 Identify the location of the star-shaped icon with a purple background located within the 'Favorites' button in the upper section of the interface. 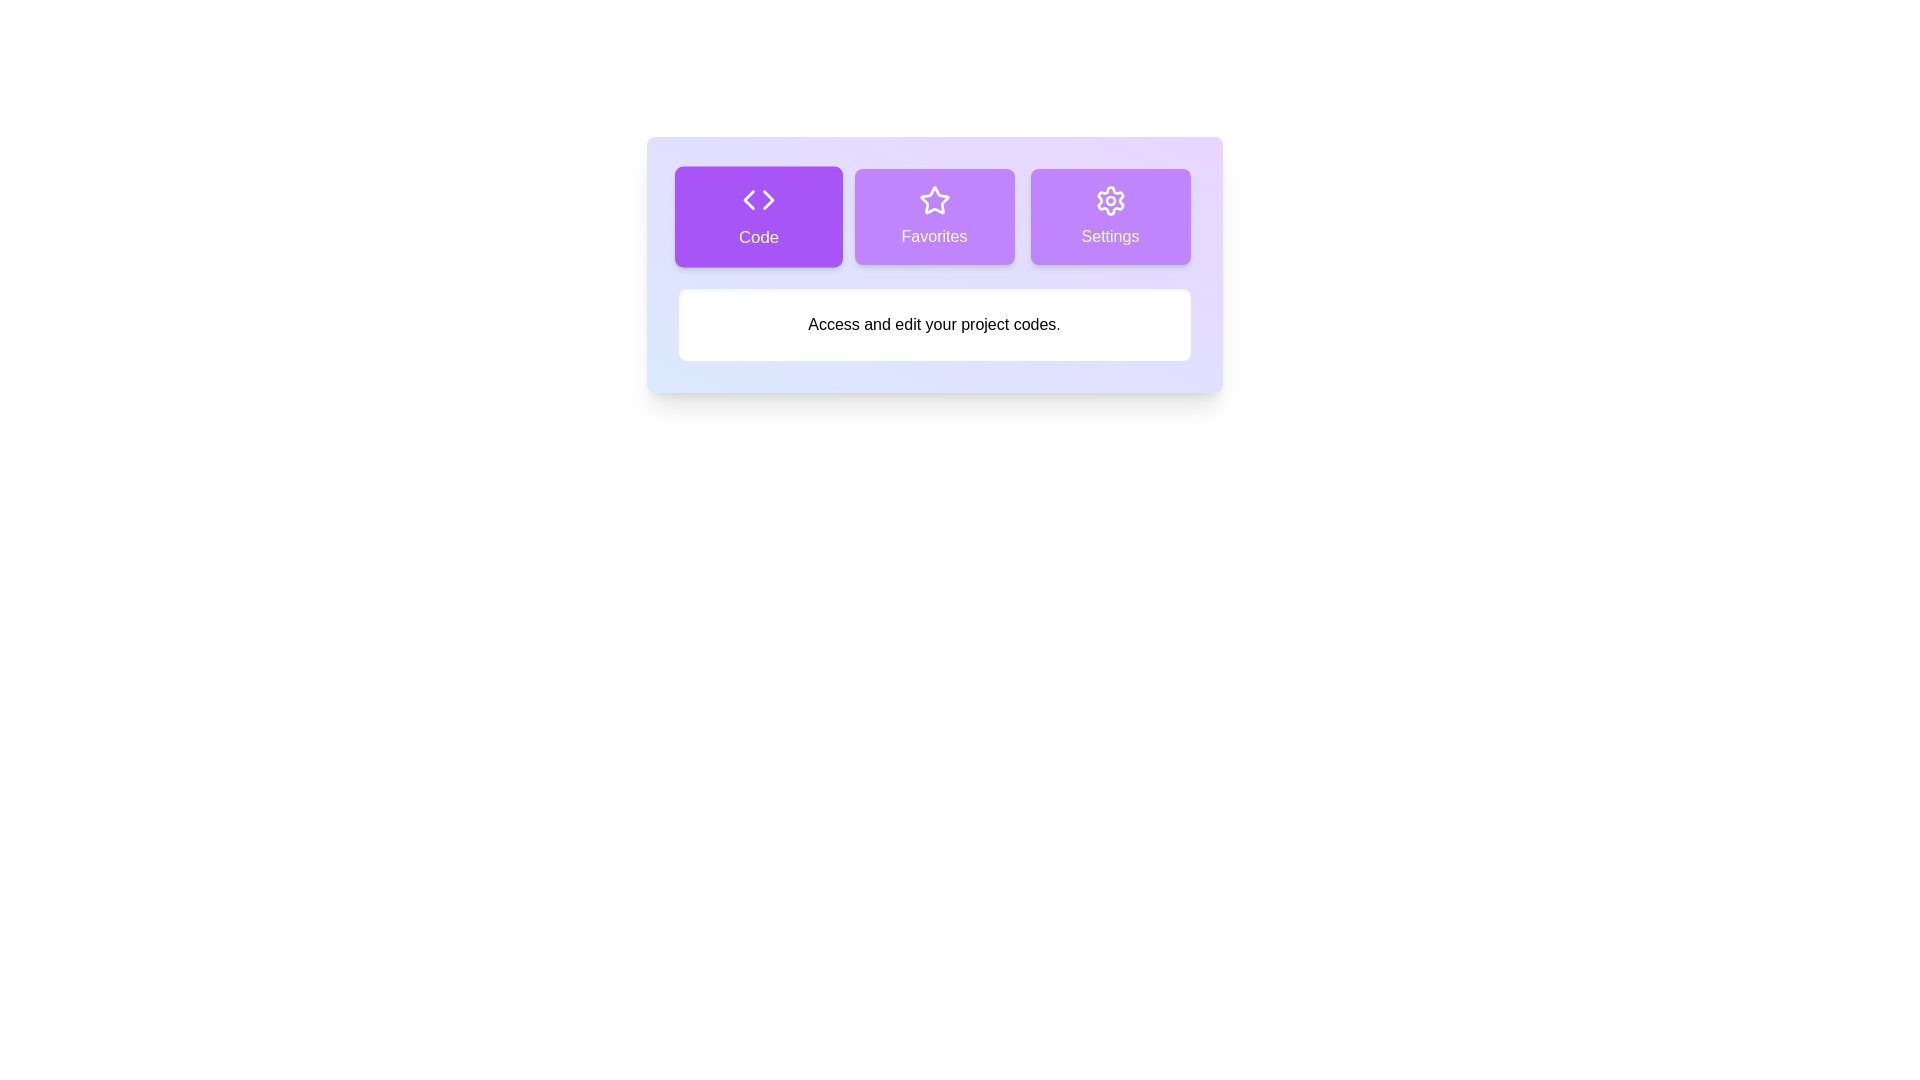
(933, 200).